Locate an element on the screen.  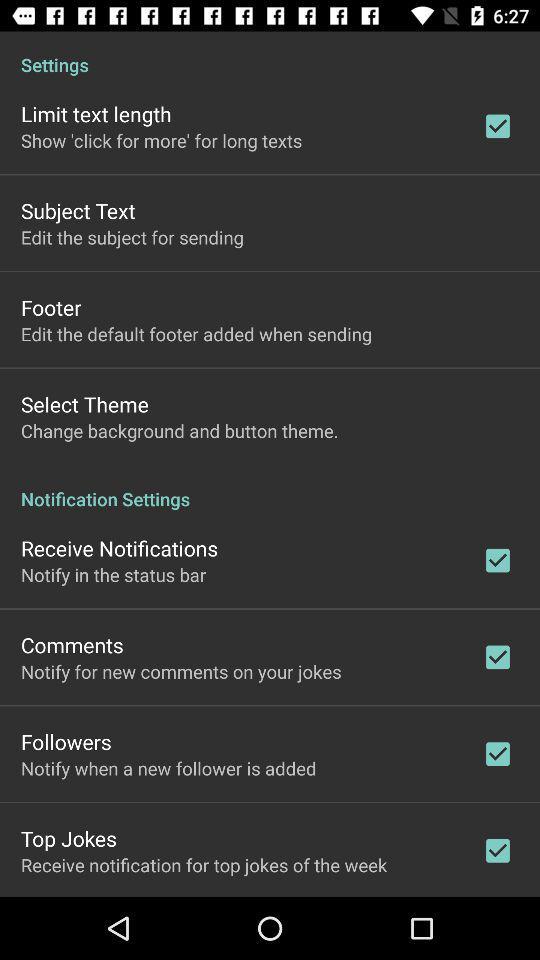
the notify in the icon is located at coordinates (113, 574).